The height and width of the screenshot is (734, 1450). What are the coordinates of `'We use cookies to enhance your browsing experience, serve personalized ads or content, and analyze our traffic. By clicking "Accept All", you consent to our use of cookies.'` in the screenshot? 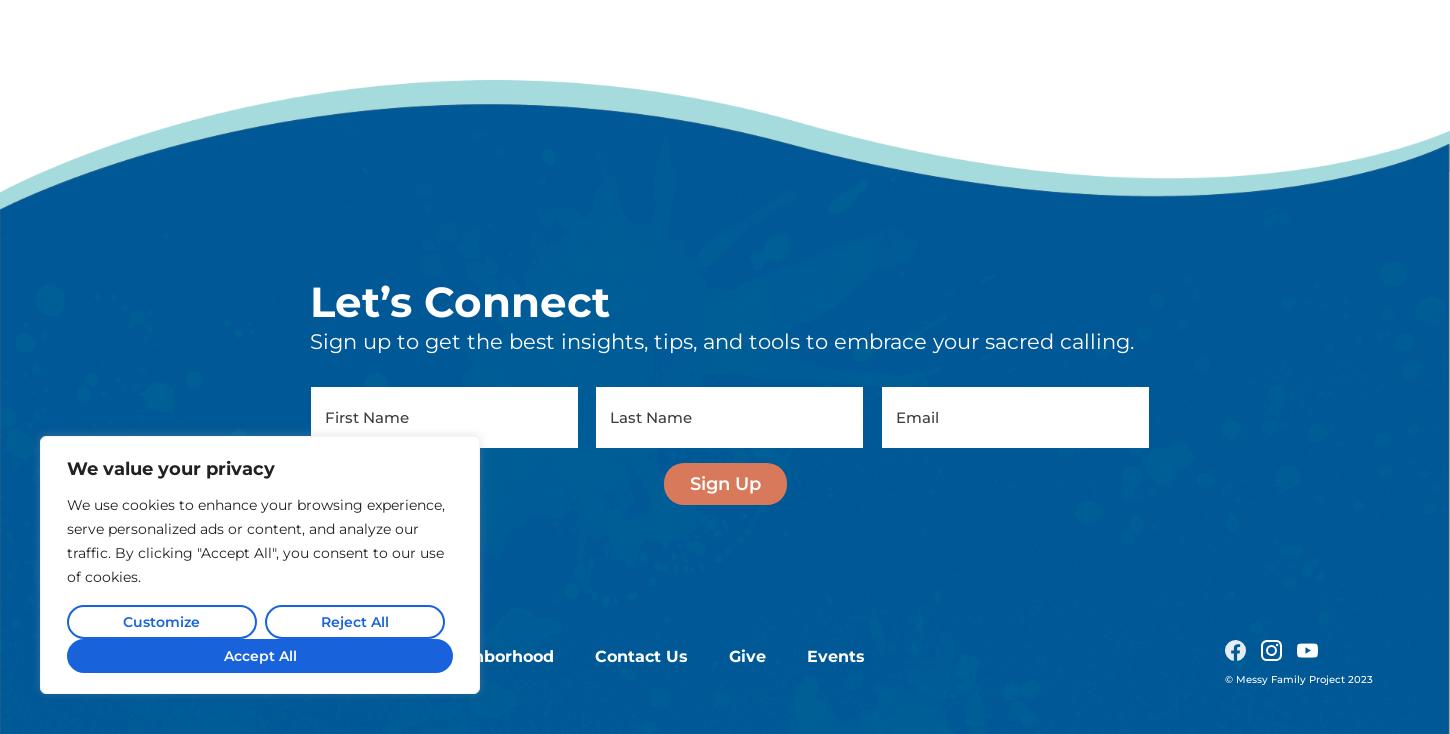 It's located at (256, 339).